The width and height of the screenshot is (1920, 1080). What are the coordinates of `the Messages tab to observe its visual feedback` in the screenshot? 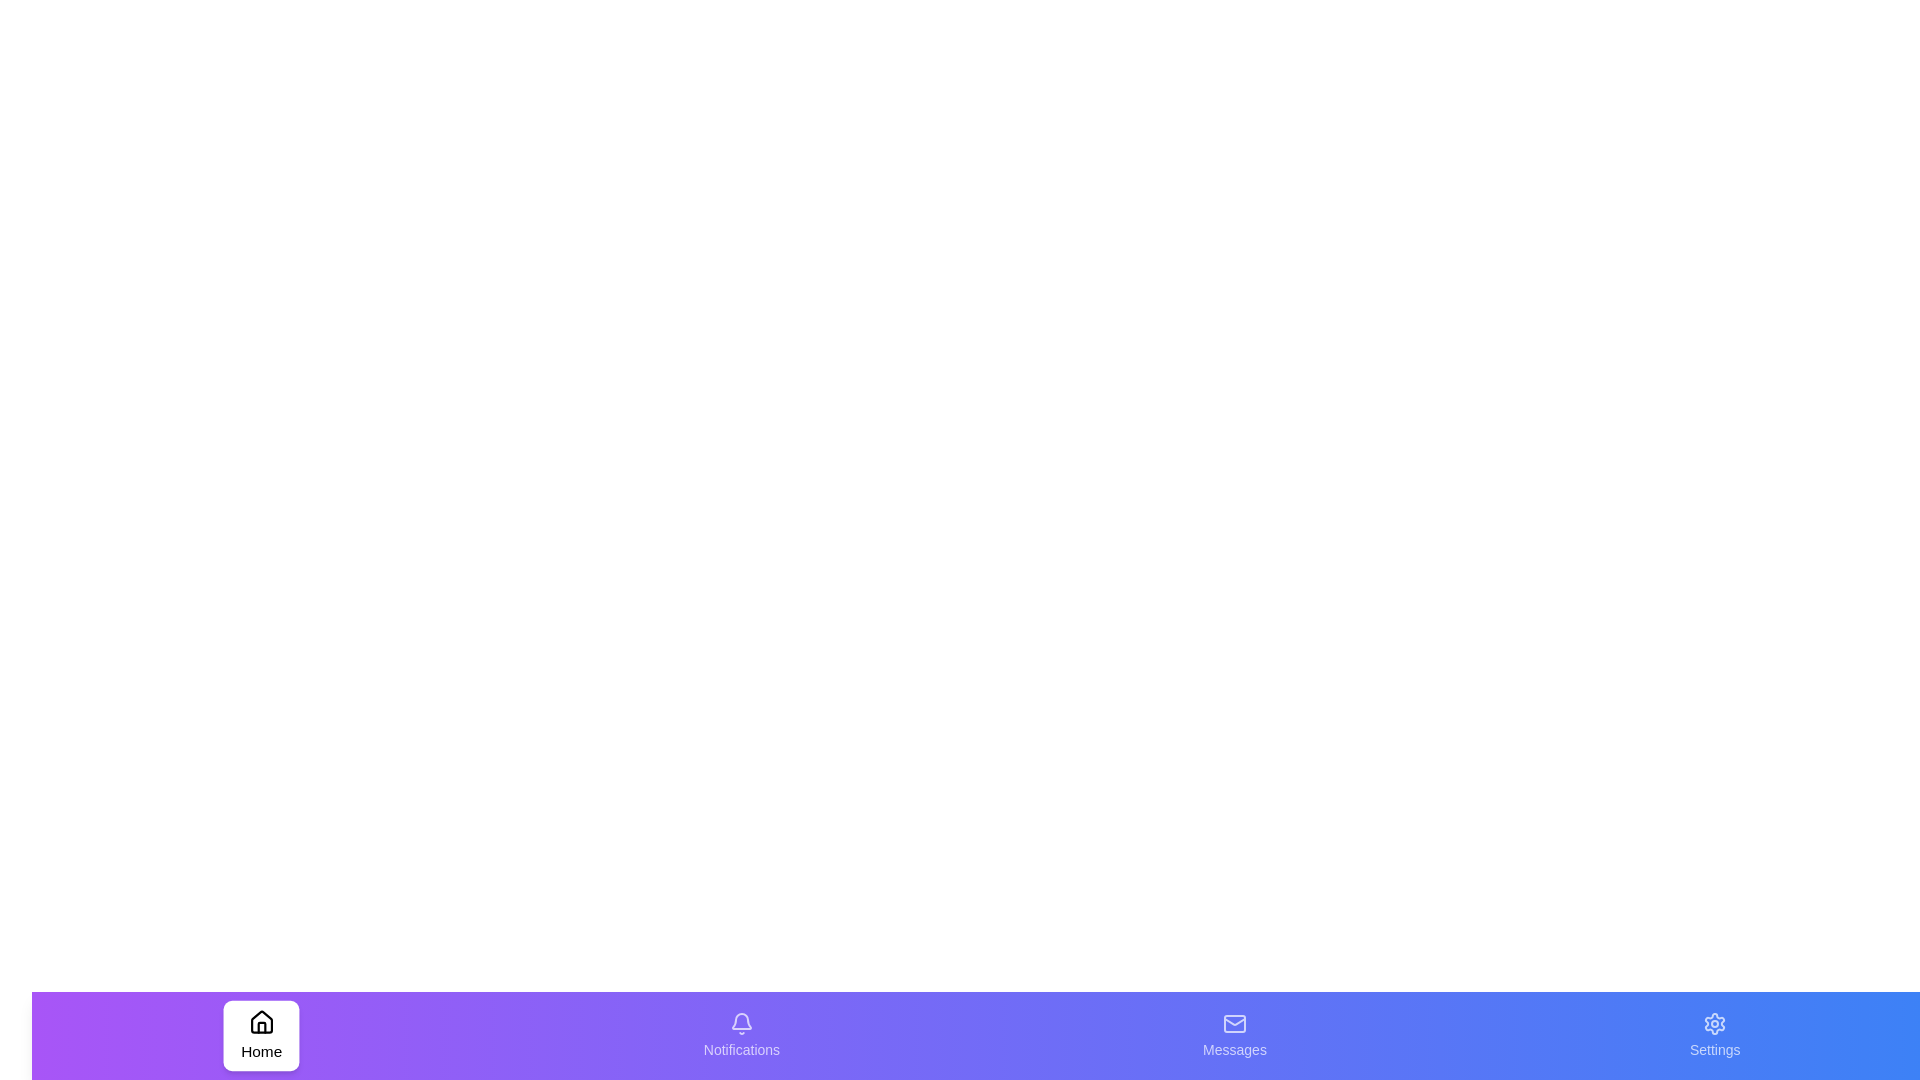 It's located at (1233, 1035).